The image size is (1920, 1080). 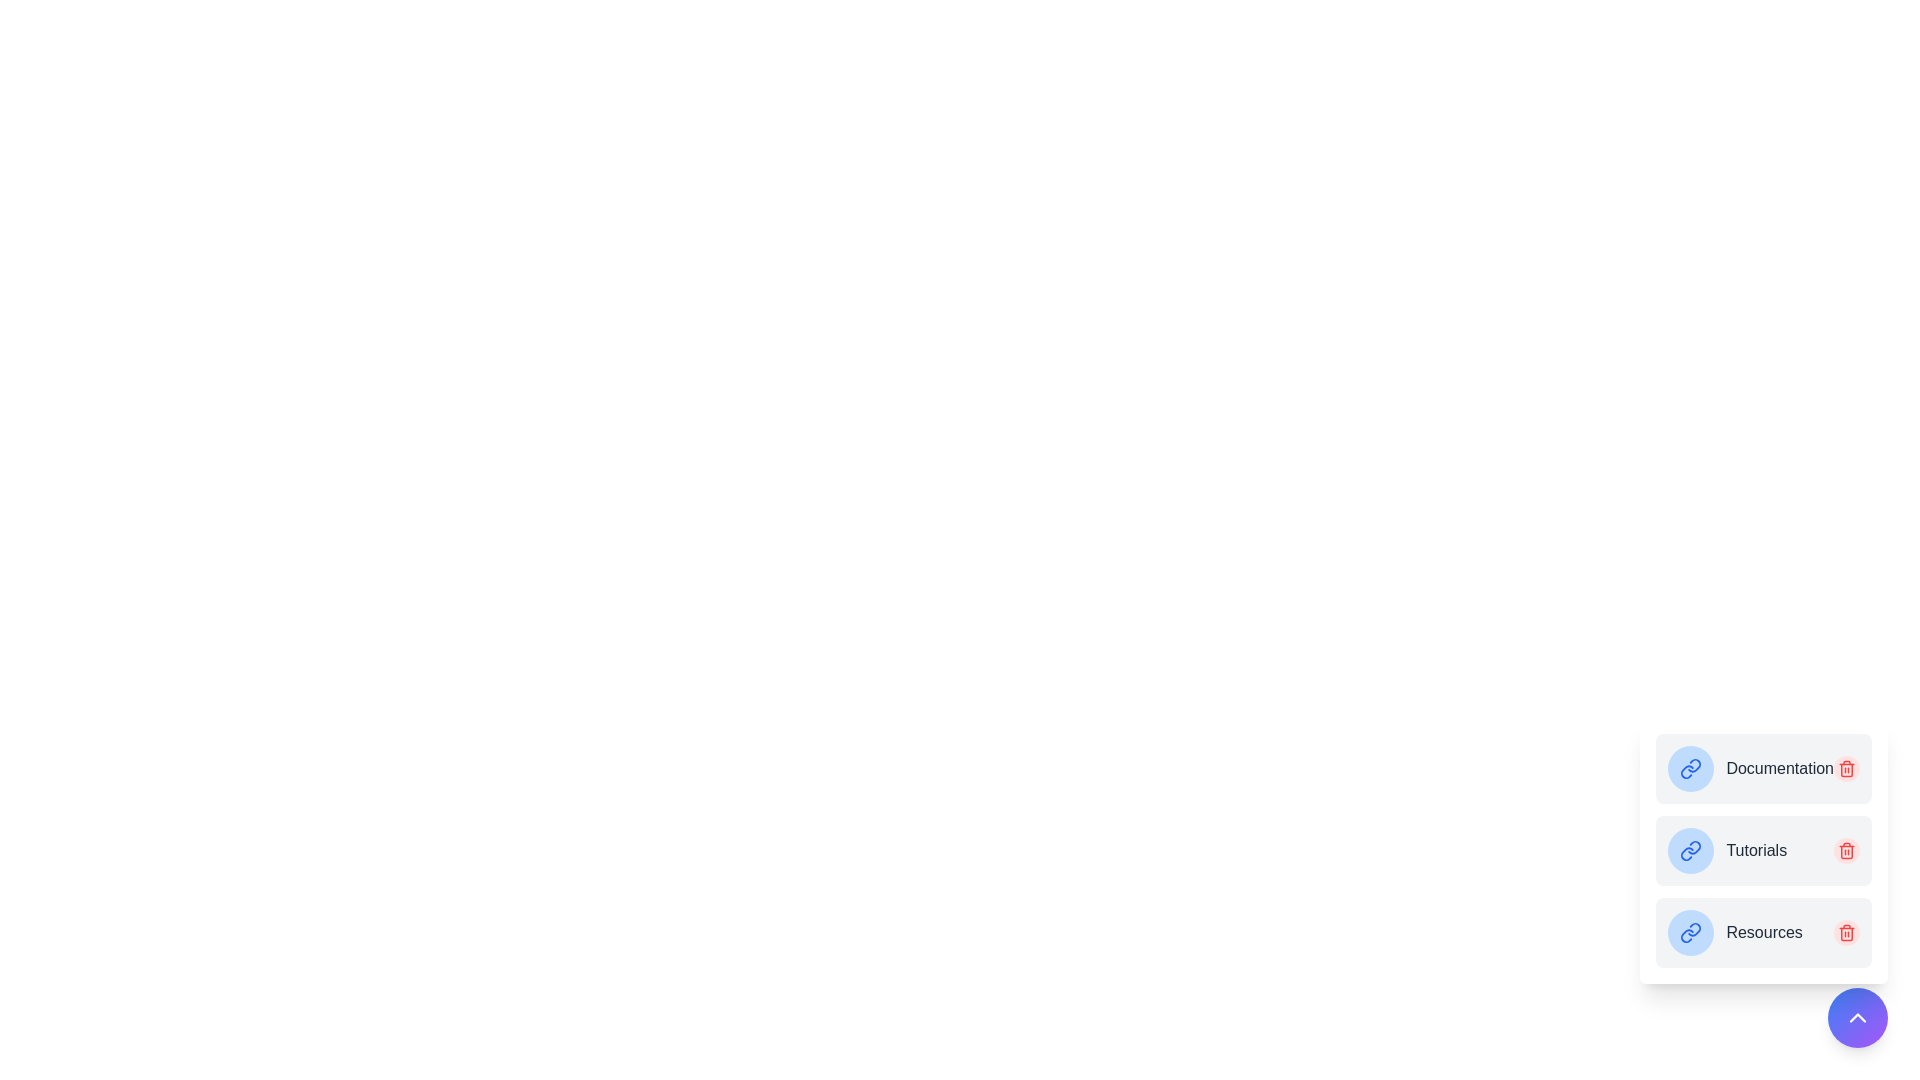 What do you see at coordinates (1856, 1018) in the screenshot?
I see `main button to toggle the menu` at bounding box center [1856, 1018].